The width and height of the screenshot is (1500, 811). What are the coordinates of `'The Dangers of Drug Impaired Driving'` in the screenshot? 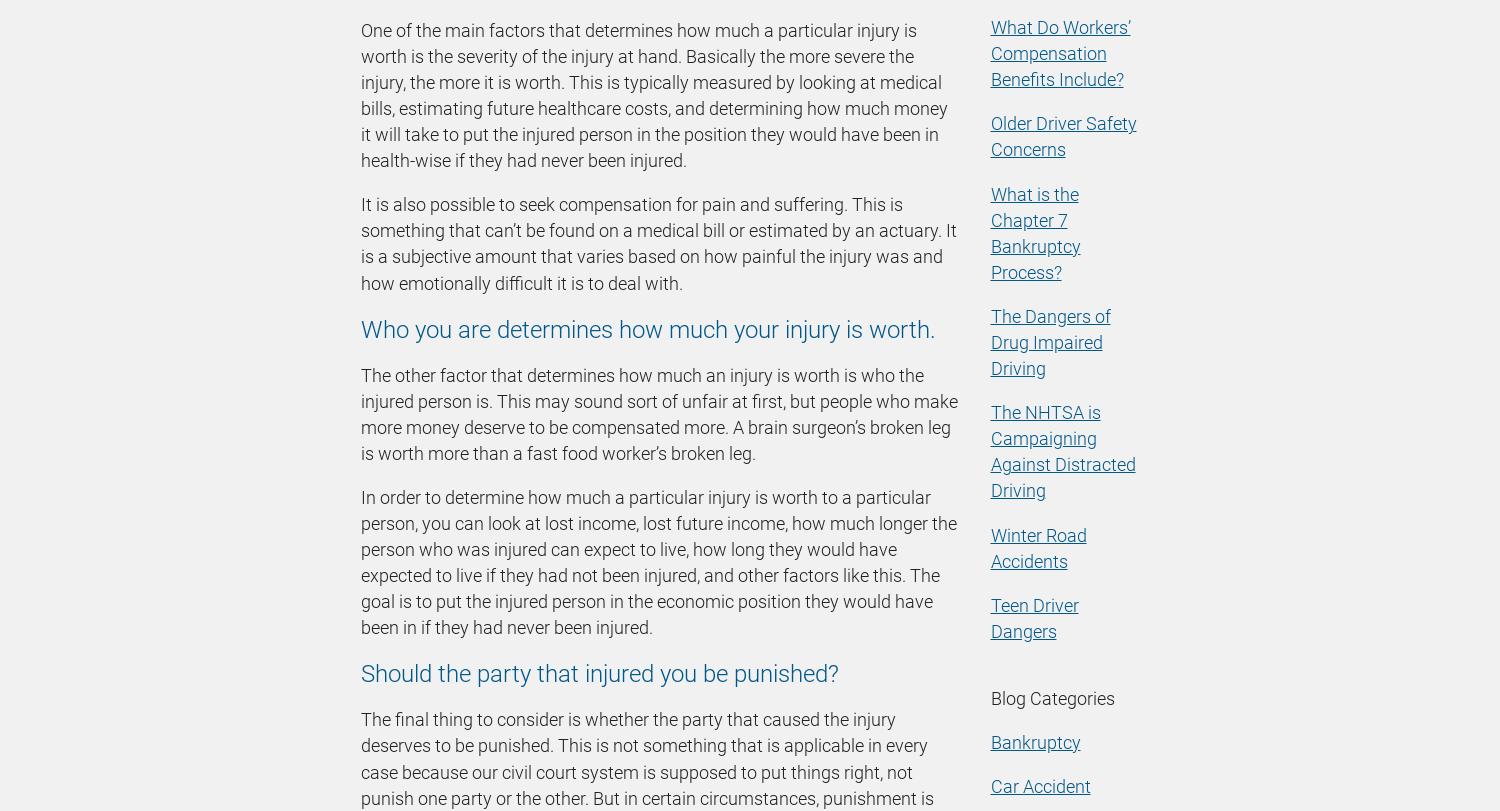 It's located at (1050, 341).